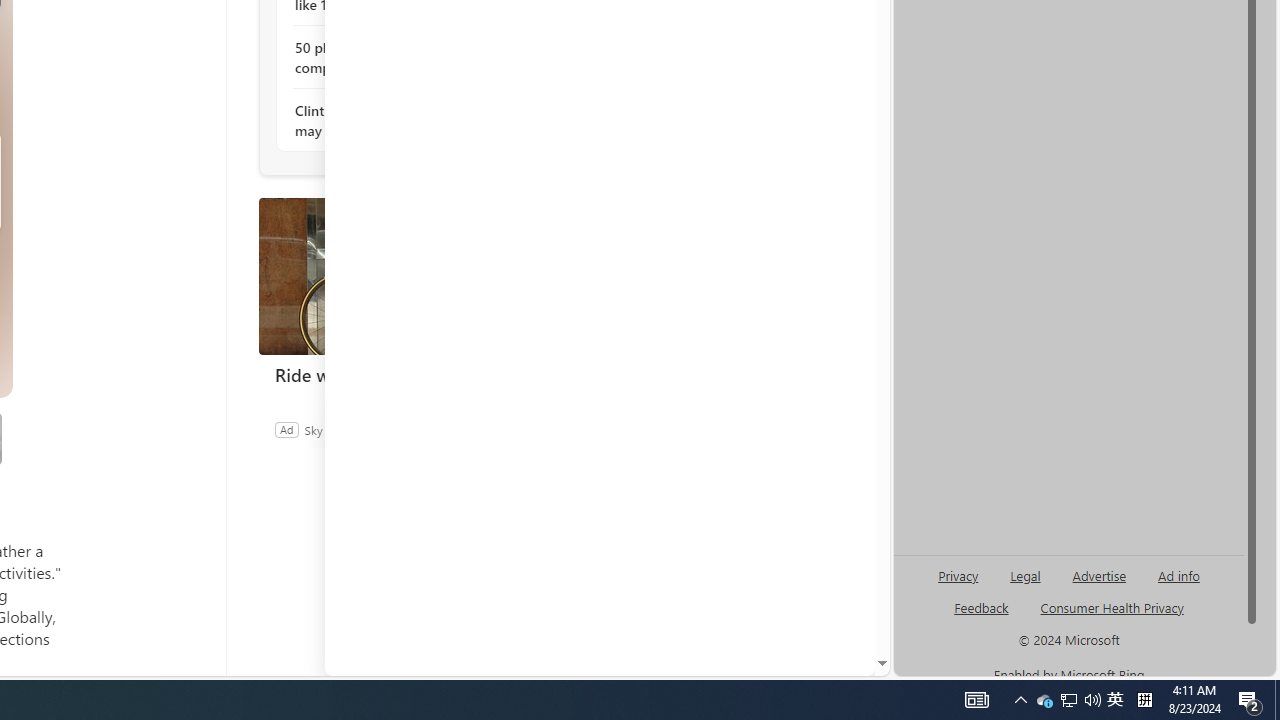  Describe the element at coordinates (341, 428) in the screenshot. I see `'Sky Blue Bikes'` at that location.